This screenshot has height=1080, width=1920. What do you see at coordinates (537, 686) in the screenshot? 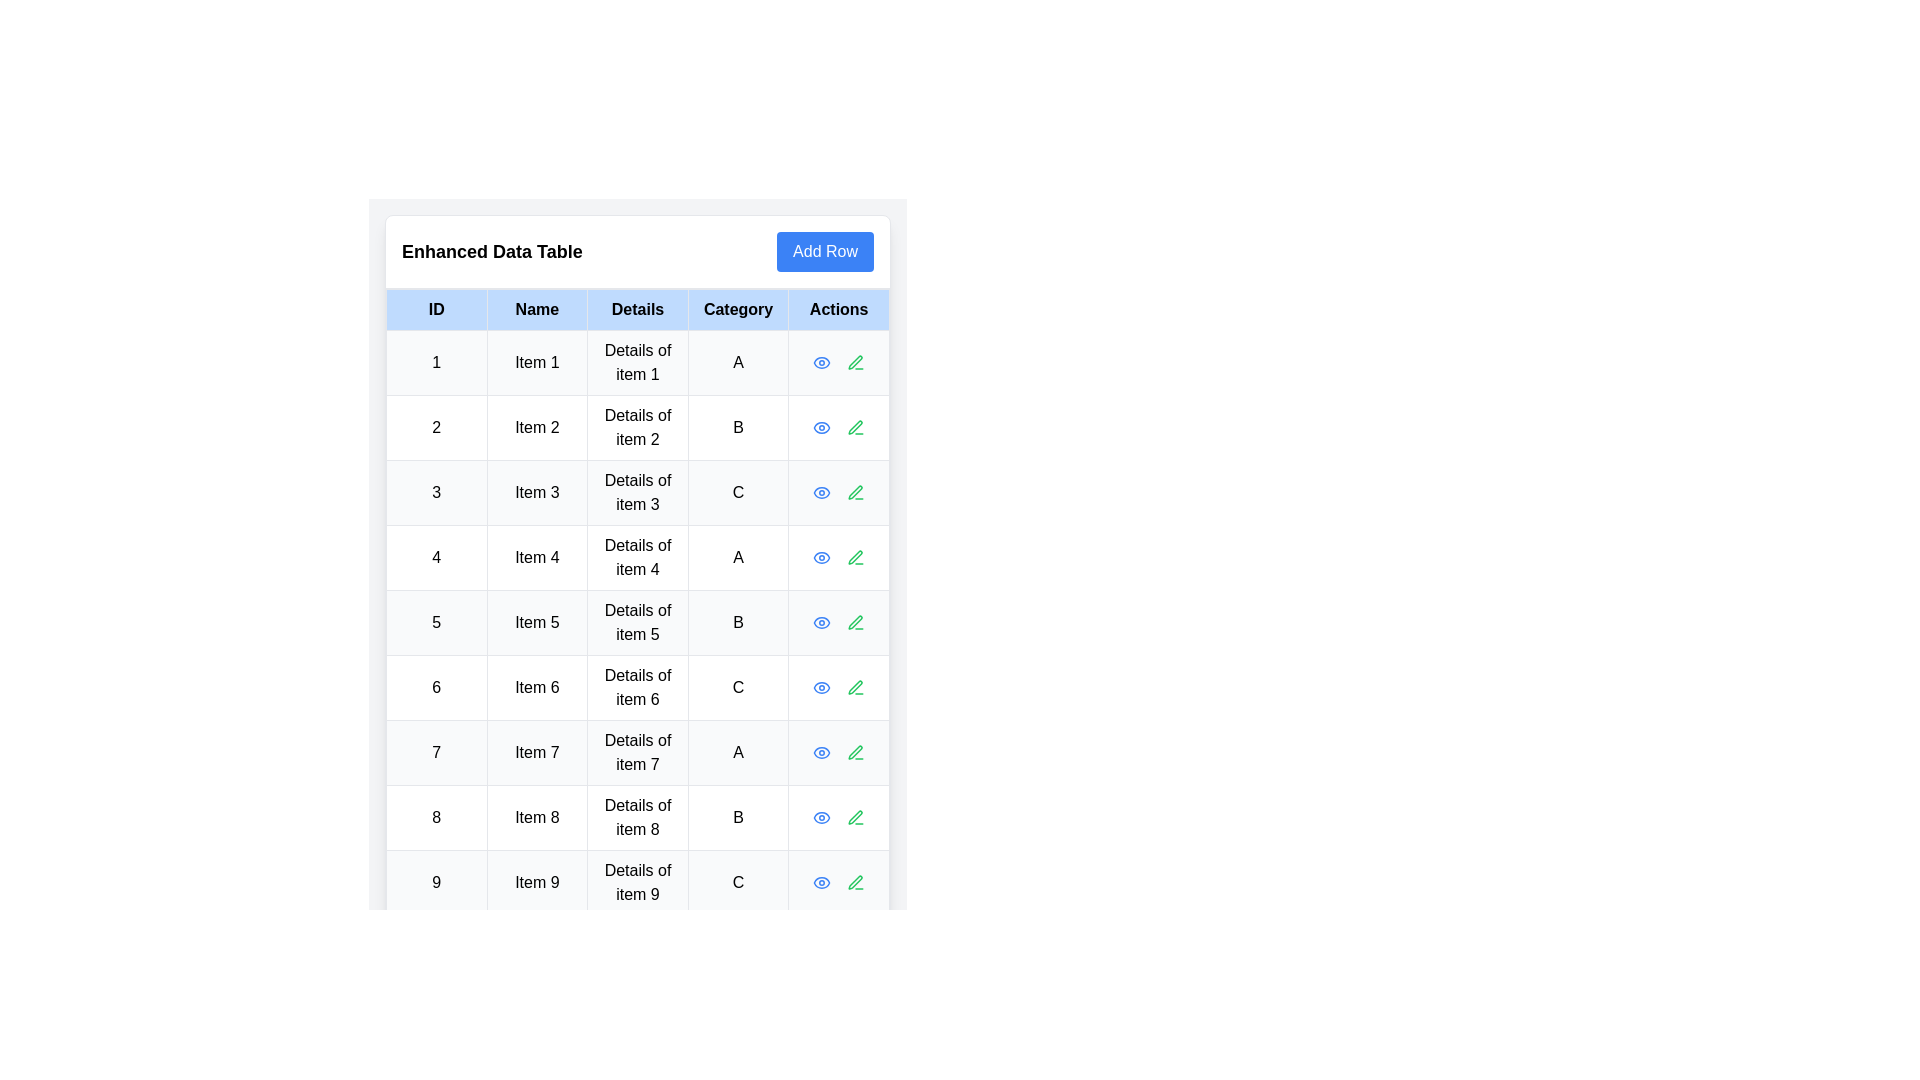
I see `the text label containing 'Item 6', which is styled with center alignment and located in the 6th row of the data table under the 'Name' column` at bounding box center [537, 686].